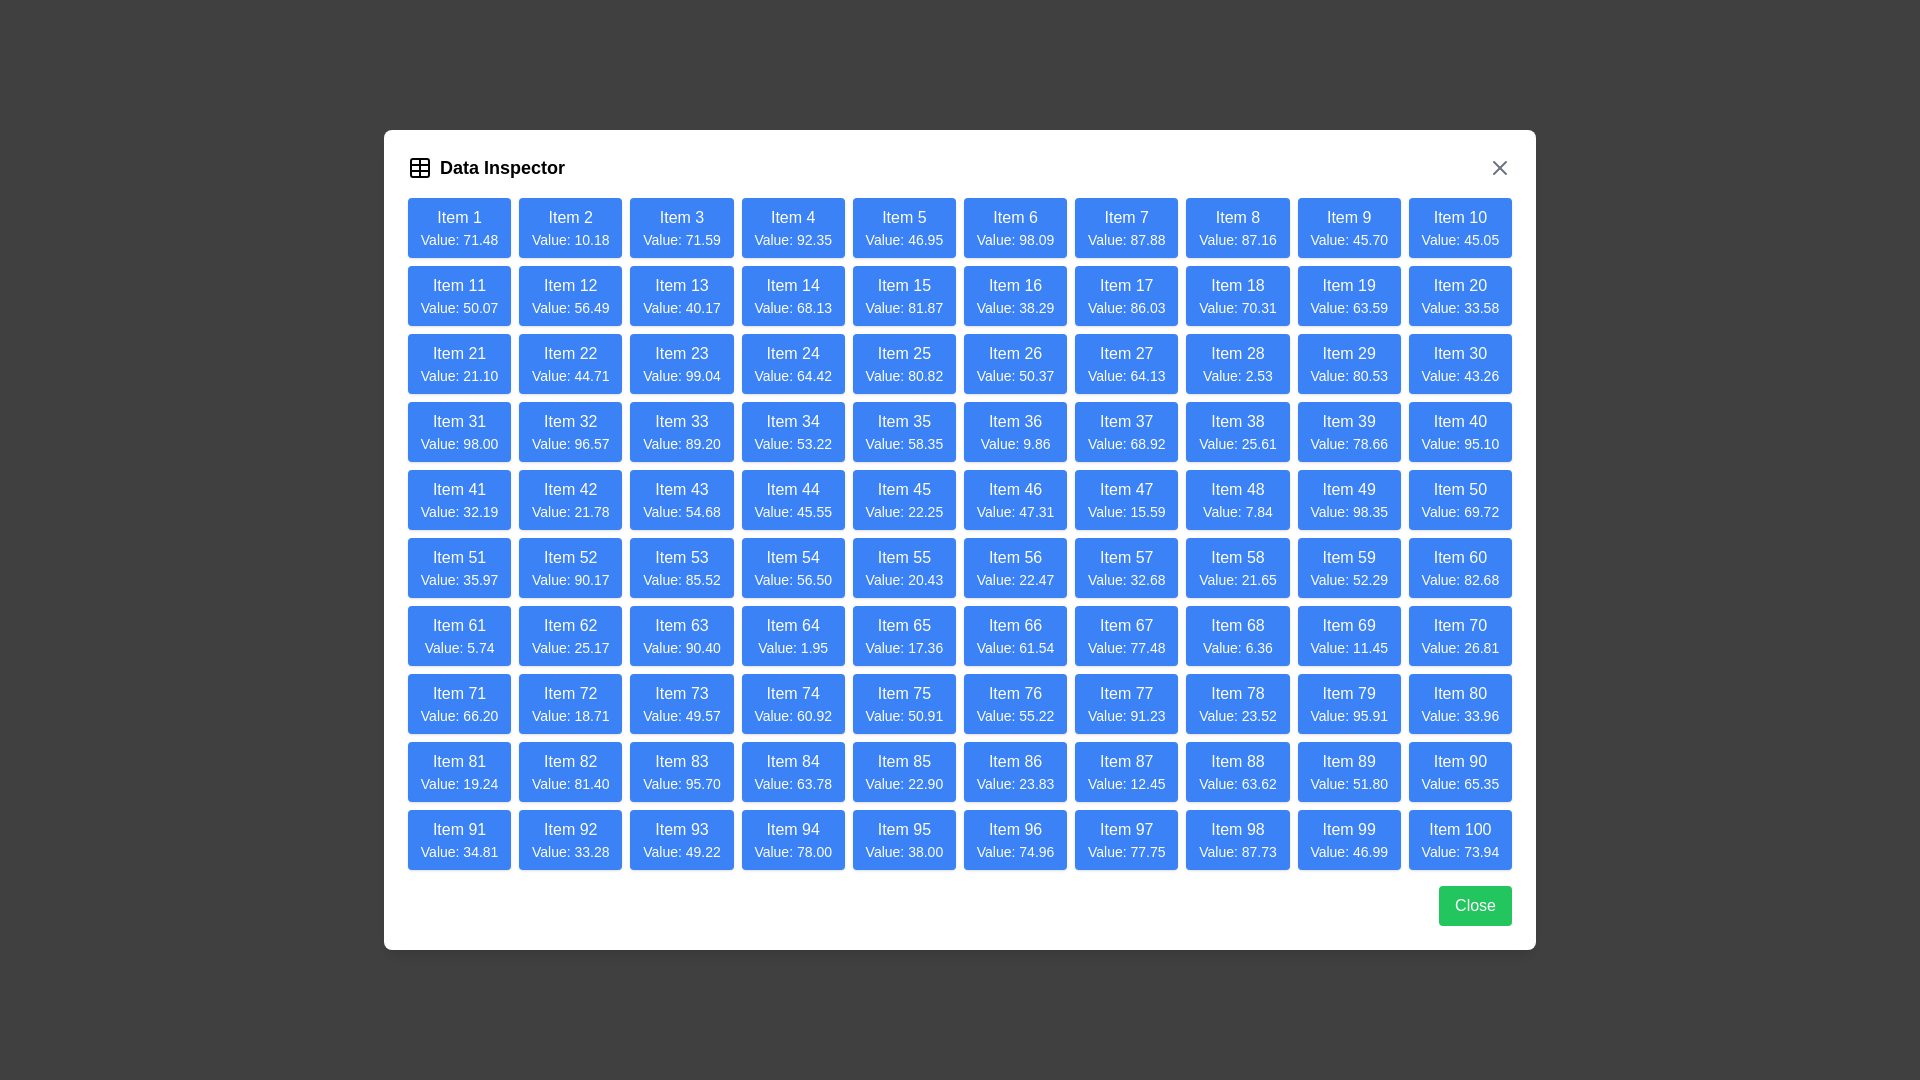 Image resolution: width=1920 pixels, height=1080 pixels. What do you see at coordinates (1499, 167) in the screenshot?
I see `close button in the top-right corner of the dialog to close it` at bounding box center [1499, 167].